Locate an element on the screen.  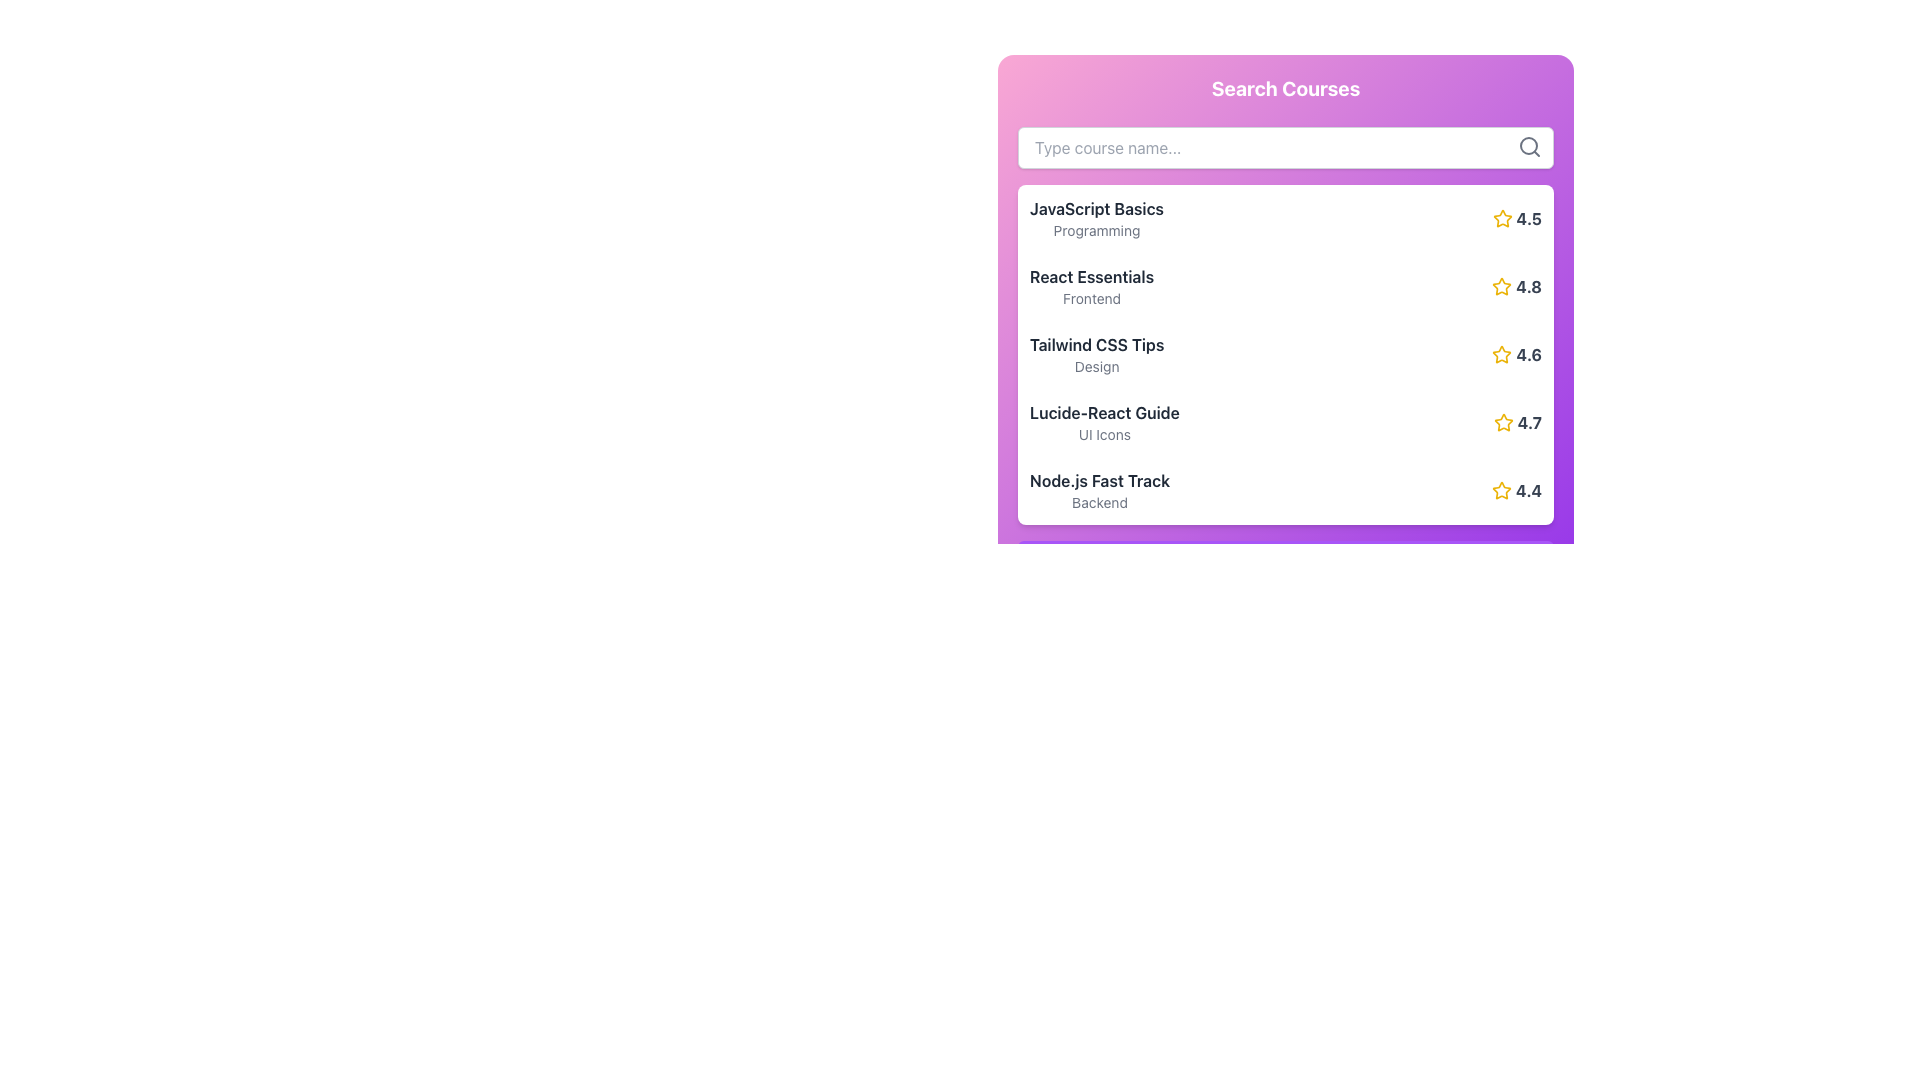
the magnifying glass icon located at the top-right of the input field to initiate the search is located at coordinates (1529, 145).